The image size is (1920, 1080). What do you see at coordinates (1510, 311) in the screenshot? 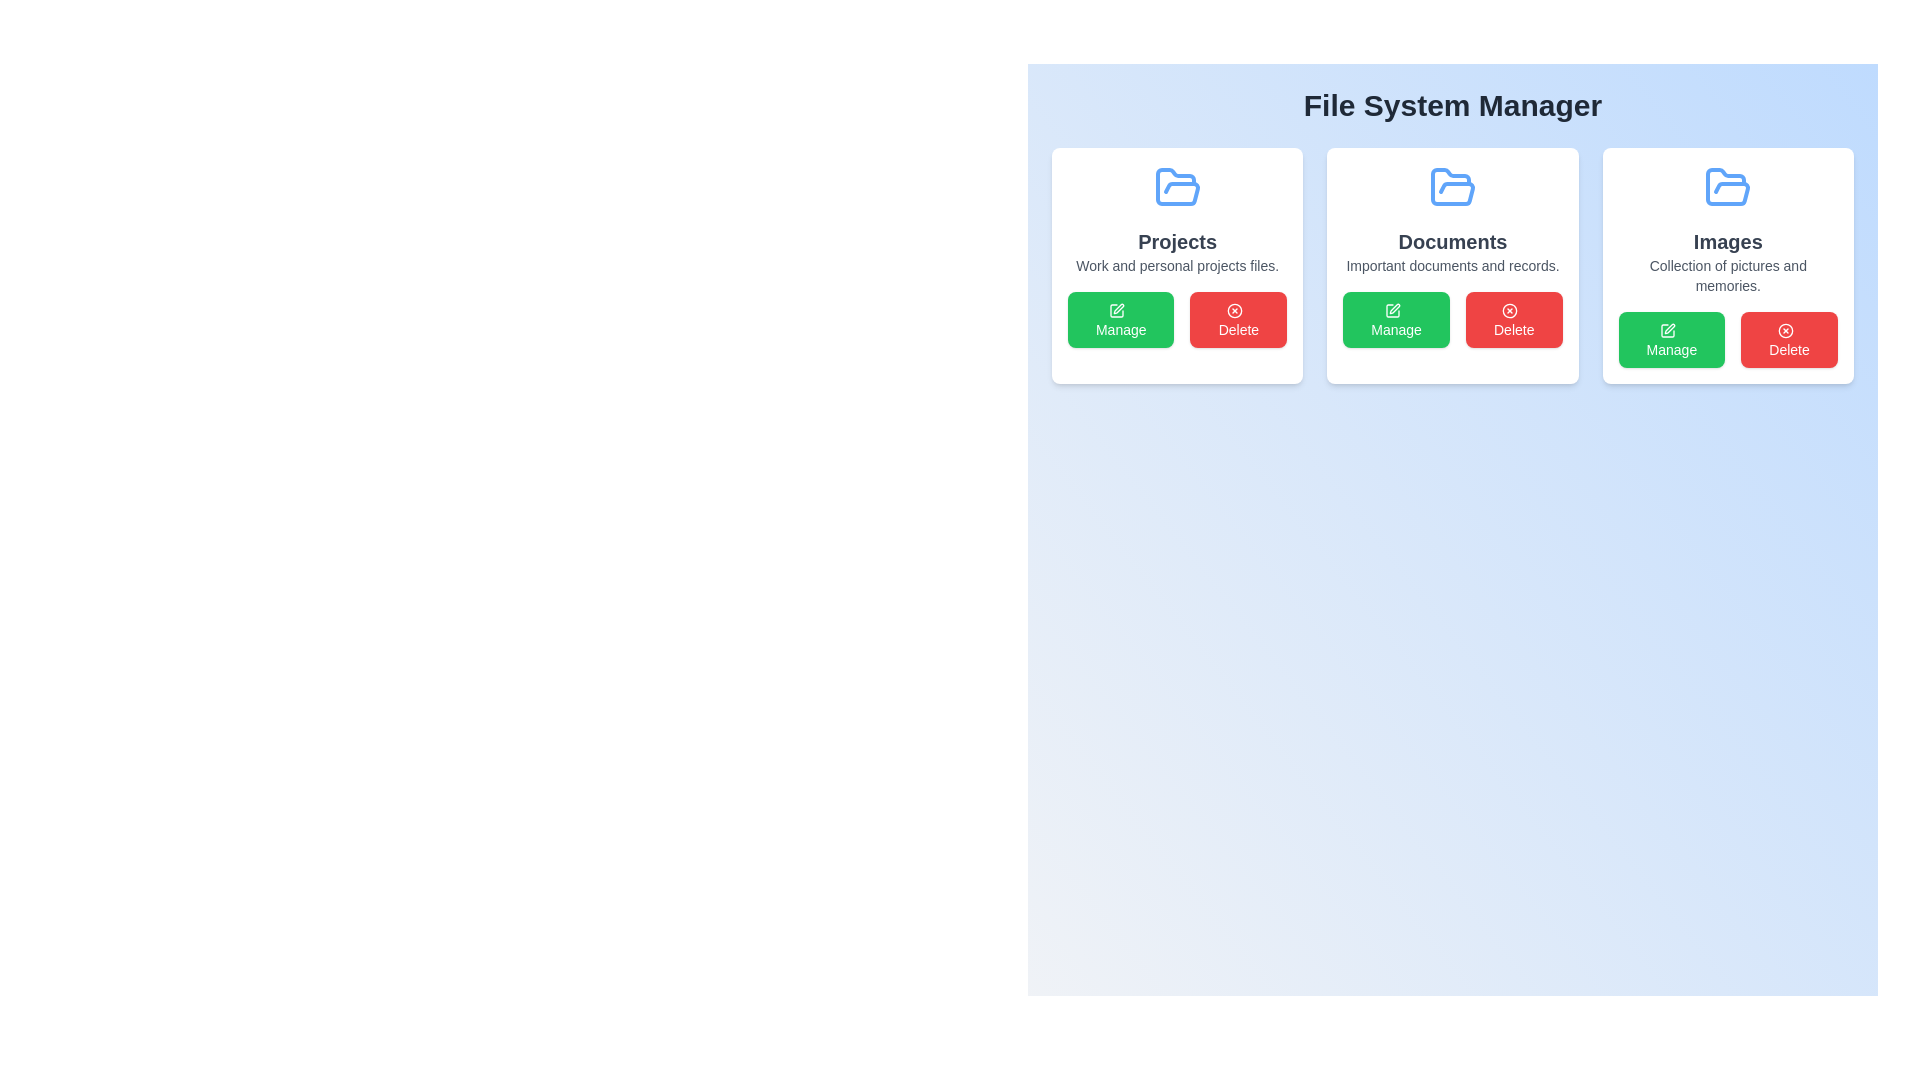
I see `the graphical representation of a circle within the SVG design that serves as the delete icon in the second card labeled 'Documents'` at bounding box center [1510, 311].